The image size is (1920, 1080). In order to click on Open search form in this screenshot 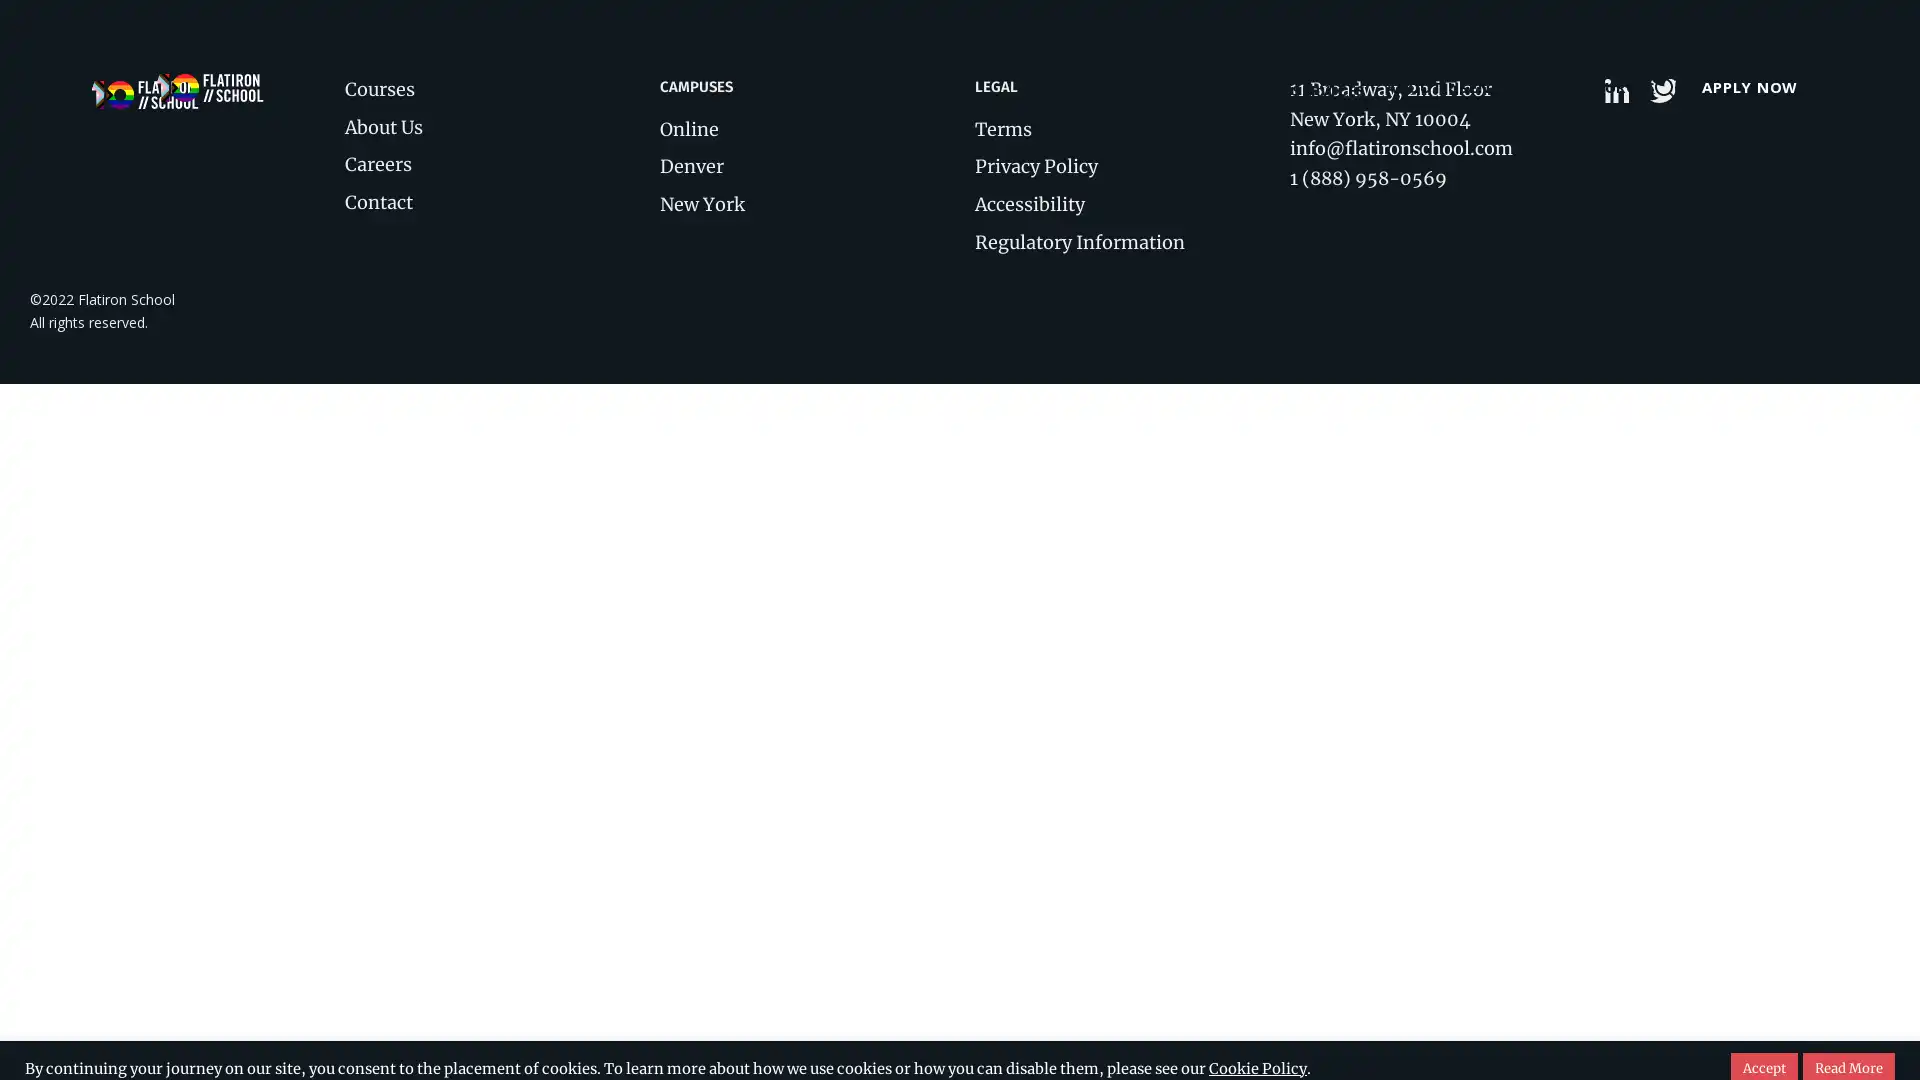, I will do `click(1645, 86)`.